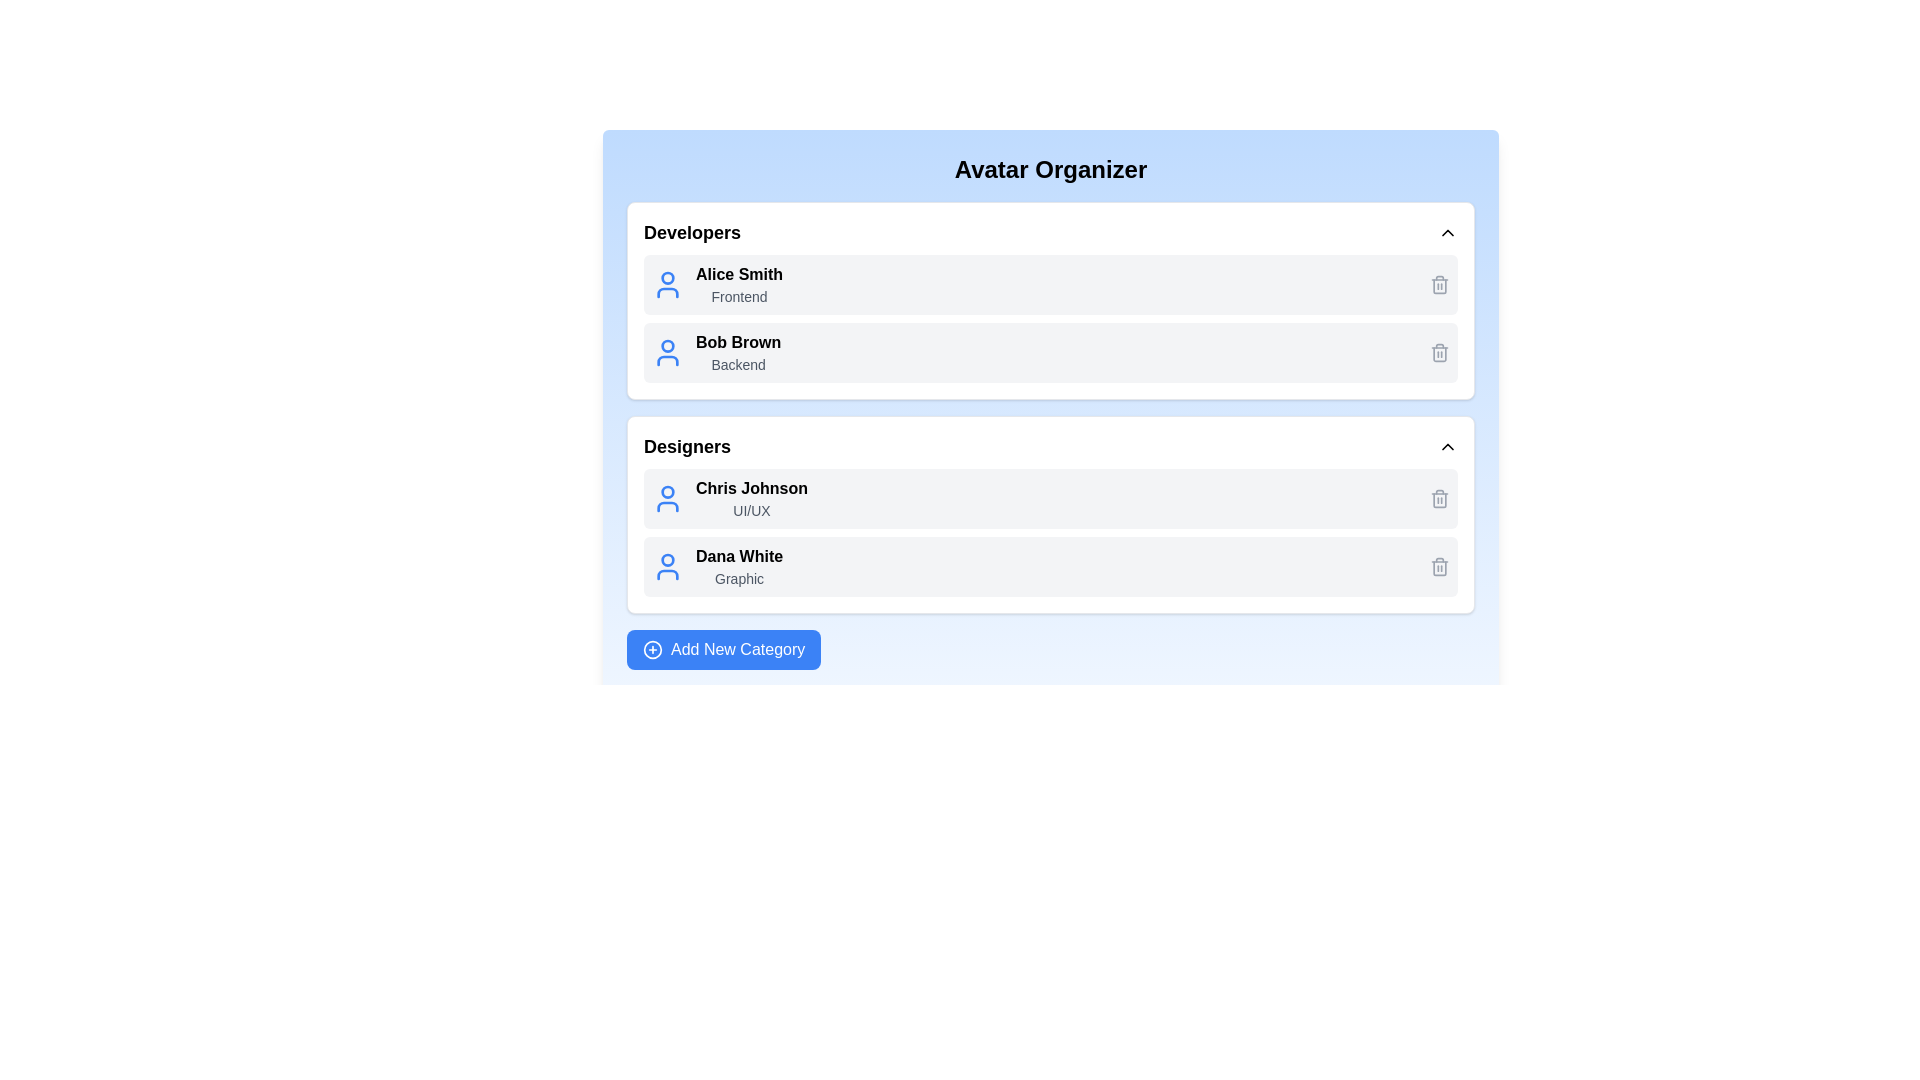 The width and height of the screenshot is (1920, 1080). I want to click on assistive technologies, so click(737, 342).